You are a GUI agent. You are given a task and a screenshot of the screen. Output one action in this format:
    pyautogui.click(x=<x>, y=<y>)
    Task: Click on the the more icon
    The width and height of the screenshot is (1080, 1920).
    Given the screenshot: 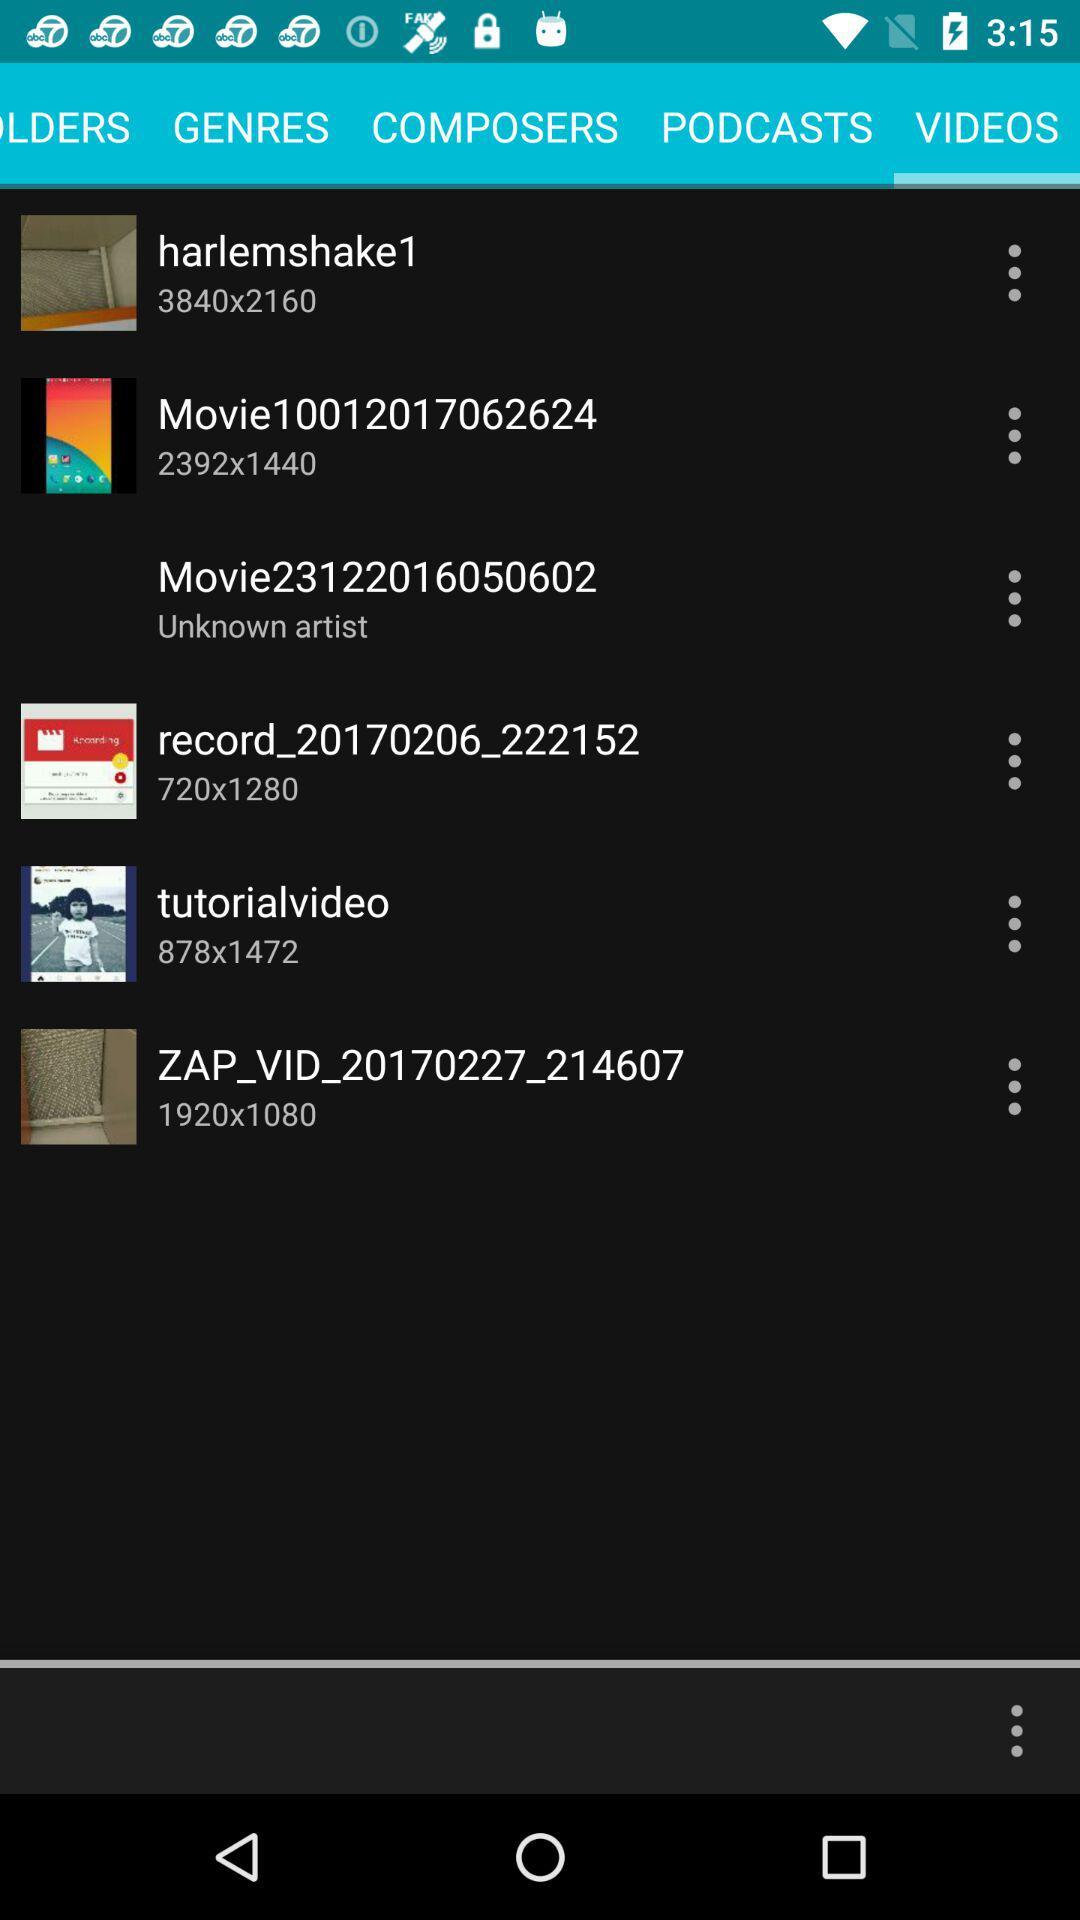 What is the action you would take?
    pyautogui.click(x=1017, y=1730)
    